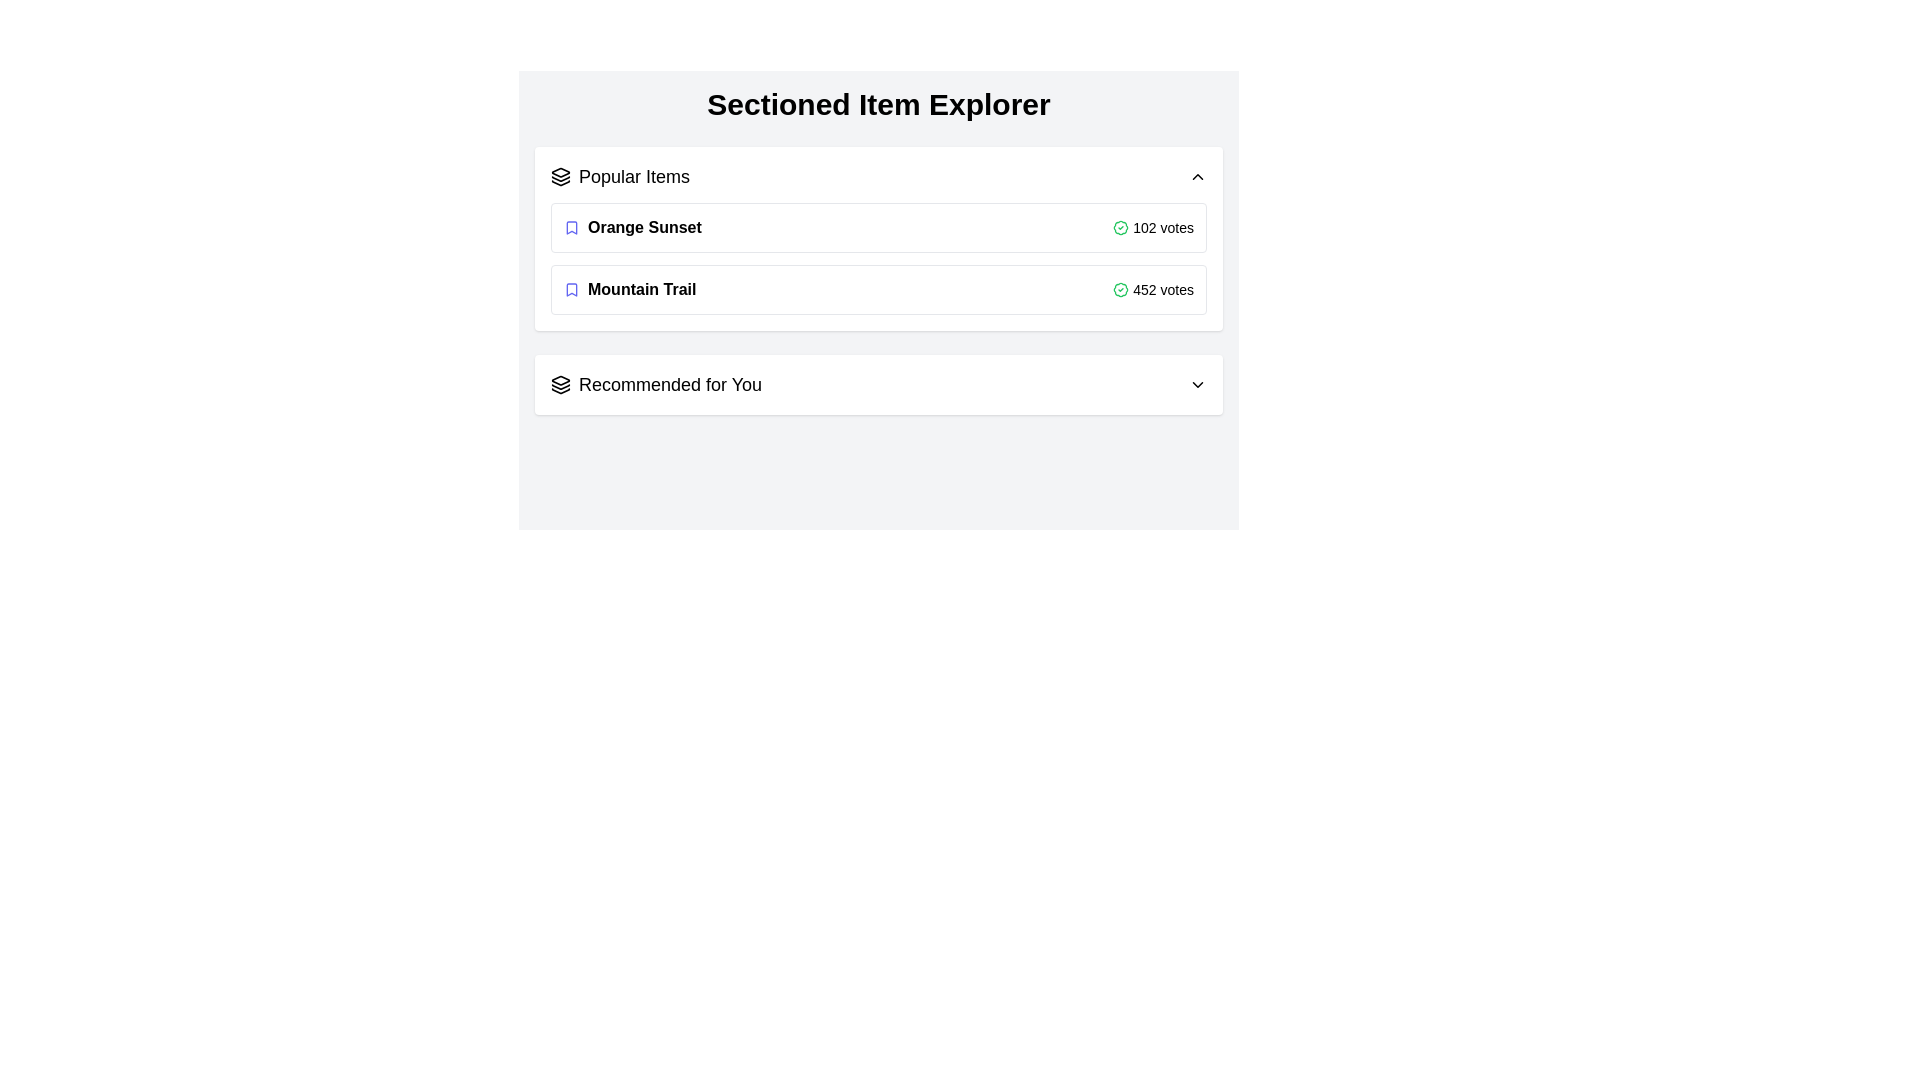  Describe the element at coordinates (642, 289) in the screenshot. I see `the 'Mountain Trail' title in the 'Popular Items' list, which is the second item below 'Orange Sunset' and aligned with an indigo bookmark icon` at that location.